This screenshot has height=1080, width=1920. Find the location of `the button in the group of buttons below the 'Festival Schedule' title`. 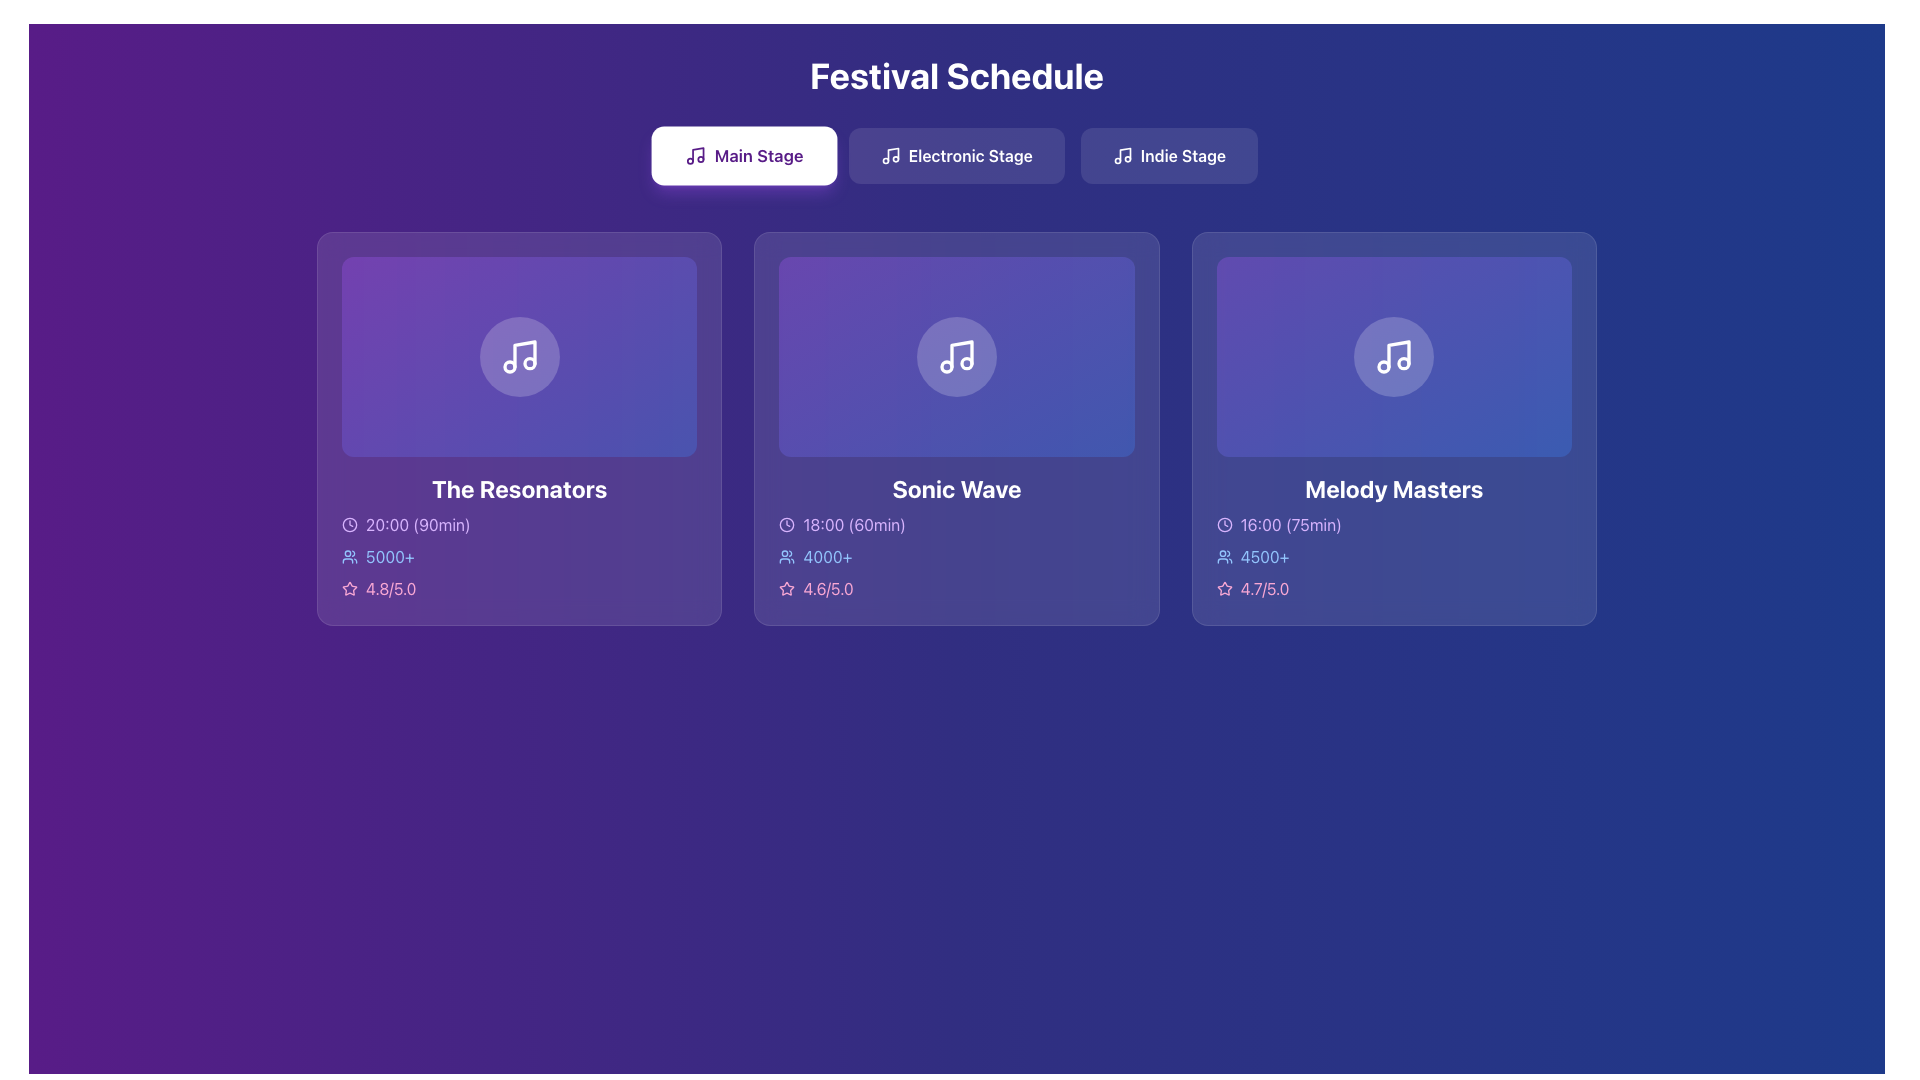

the button in the group of buttons below the 'Festival Schedule' title is located at coordinates (955, 154).